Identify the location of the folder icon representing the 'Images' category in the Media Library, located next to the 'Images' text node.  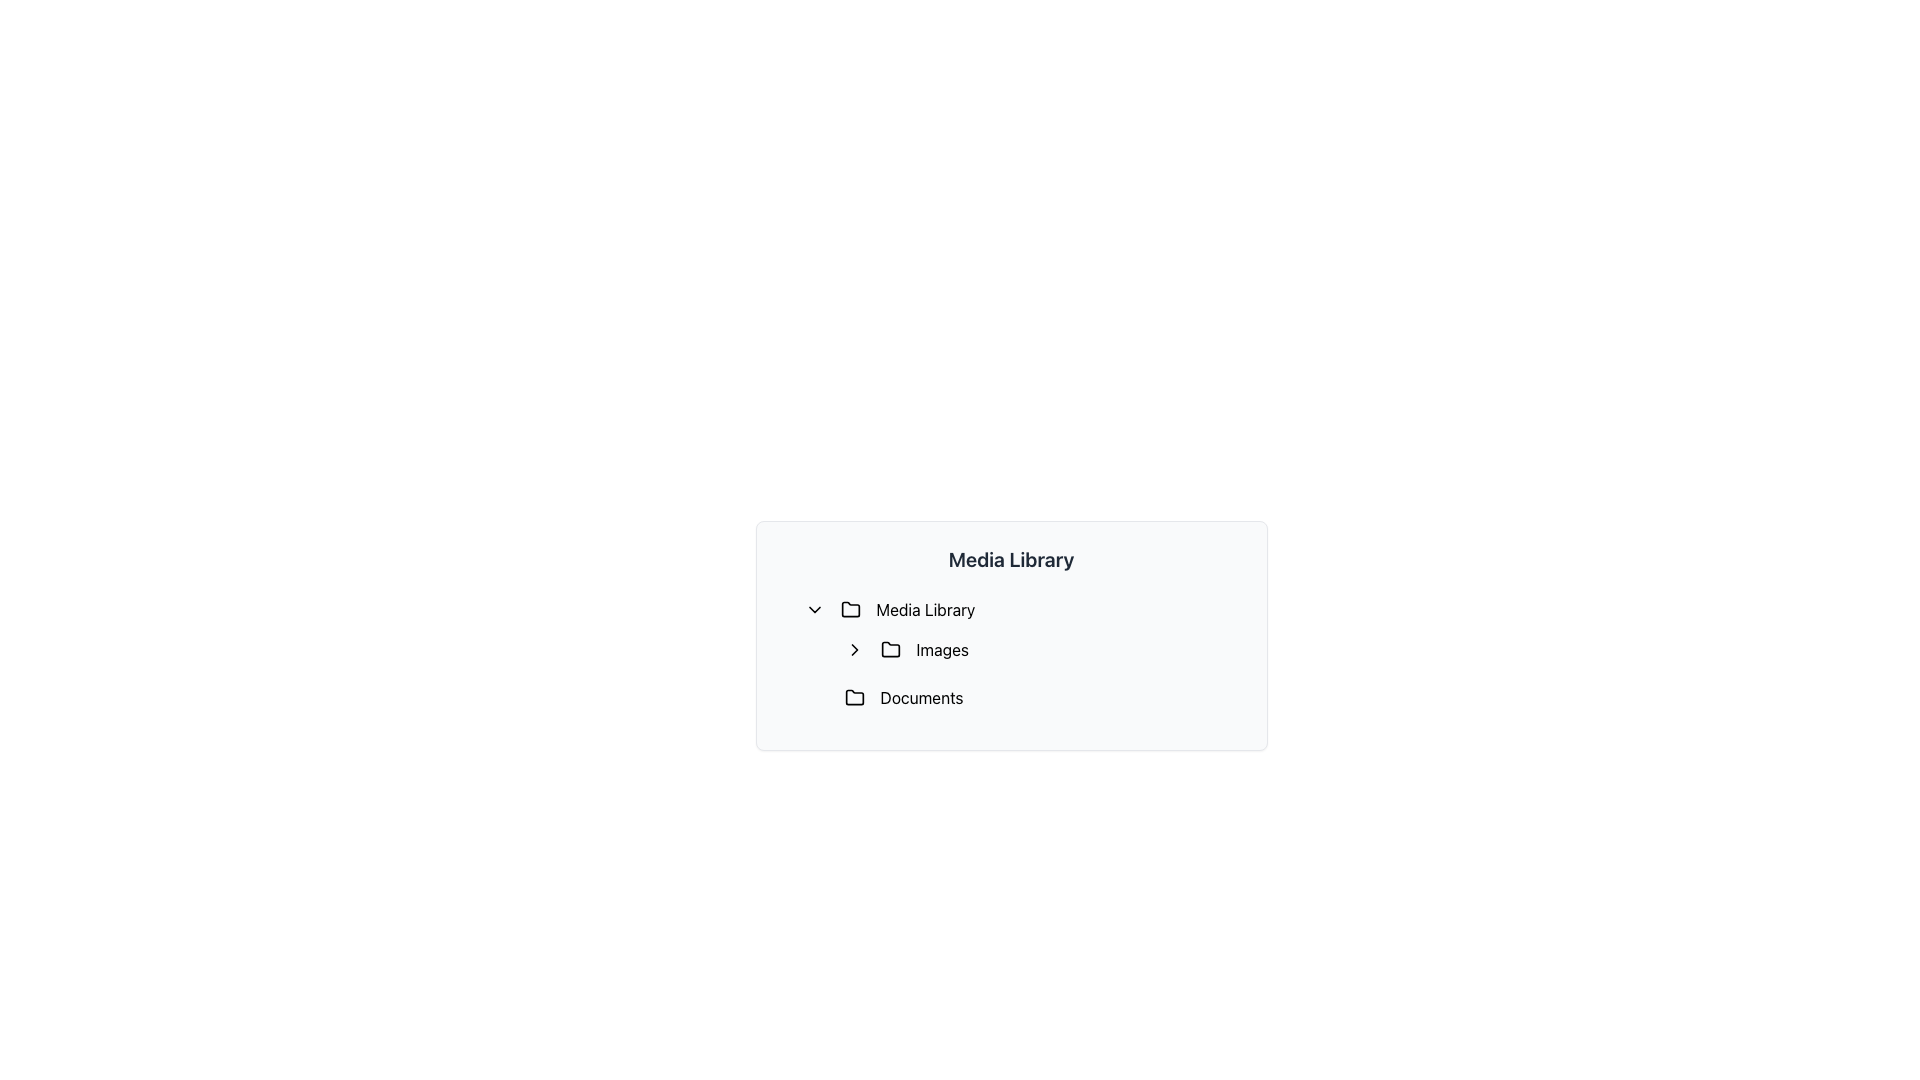
(889, 649).